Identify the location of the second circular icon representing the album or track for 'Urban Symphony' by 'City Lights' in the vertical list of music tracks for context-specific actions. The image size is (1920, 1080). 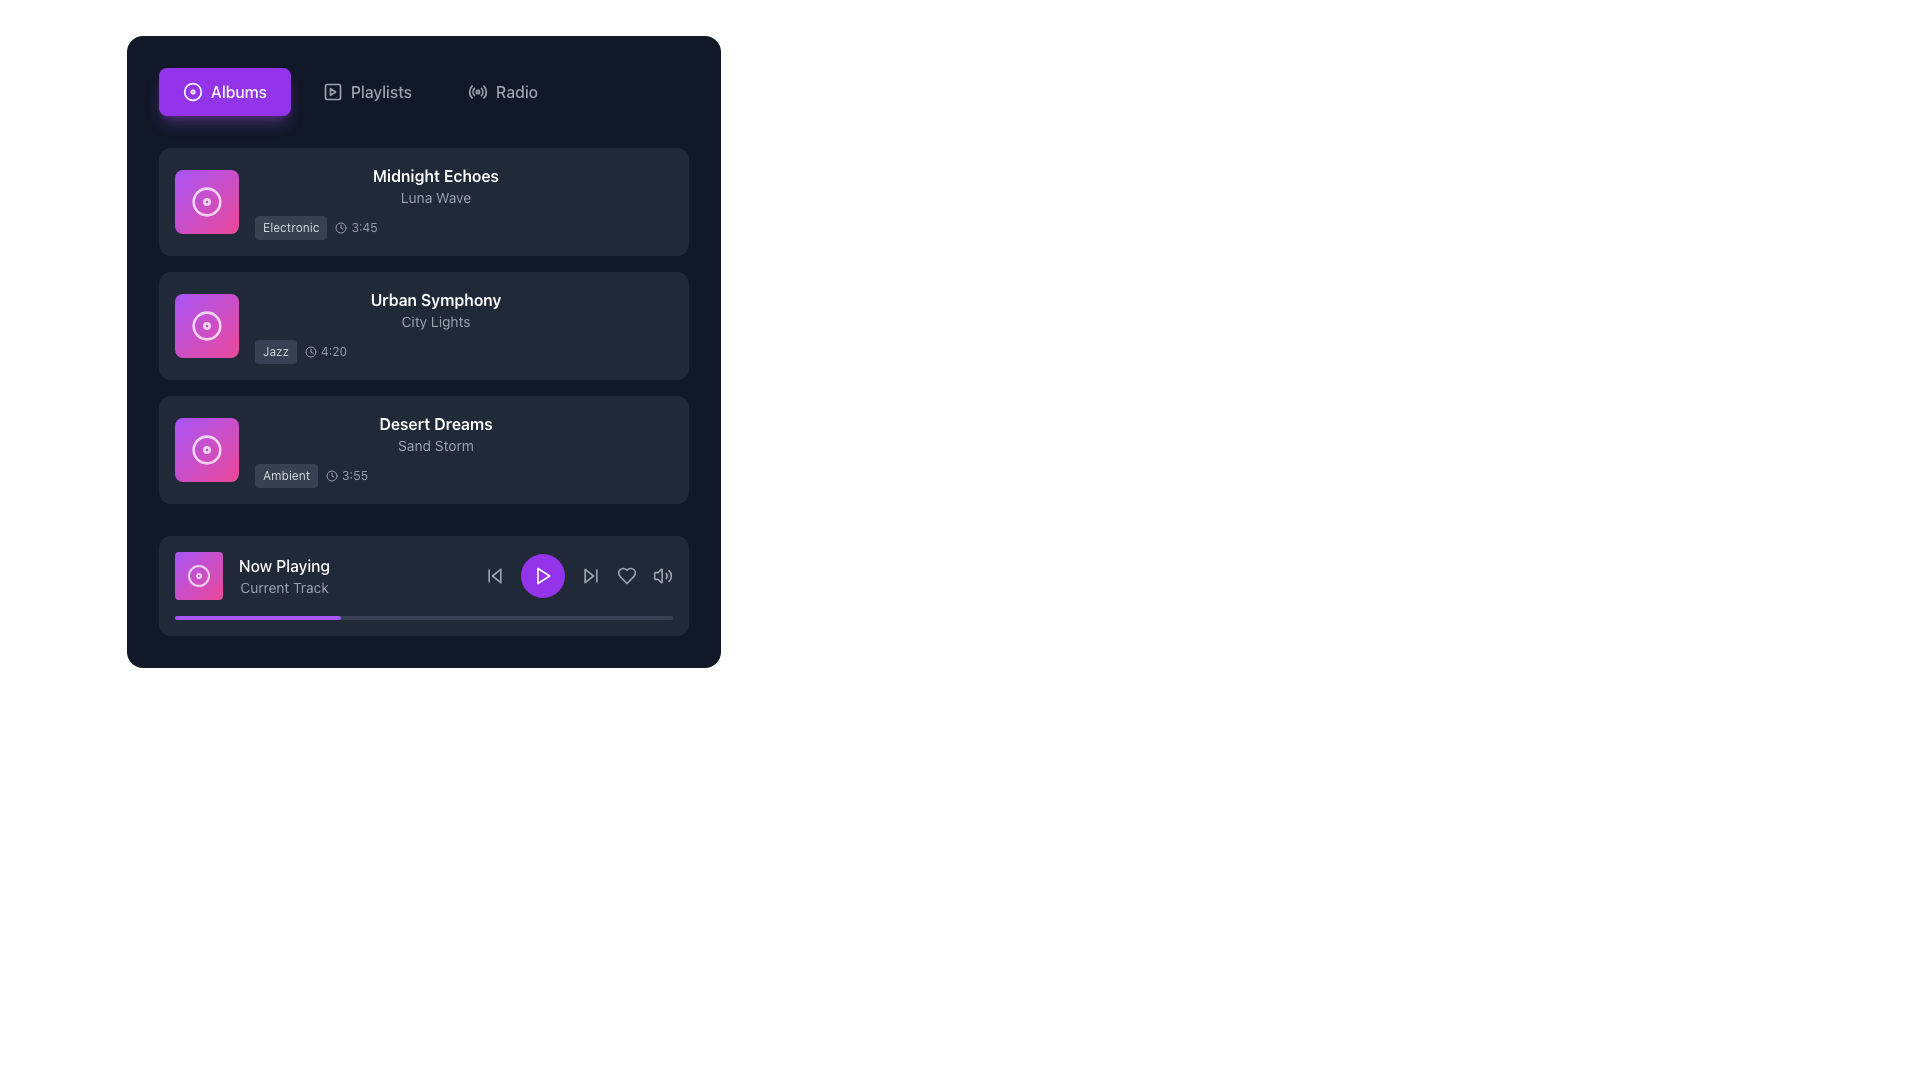
(206, 325).